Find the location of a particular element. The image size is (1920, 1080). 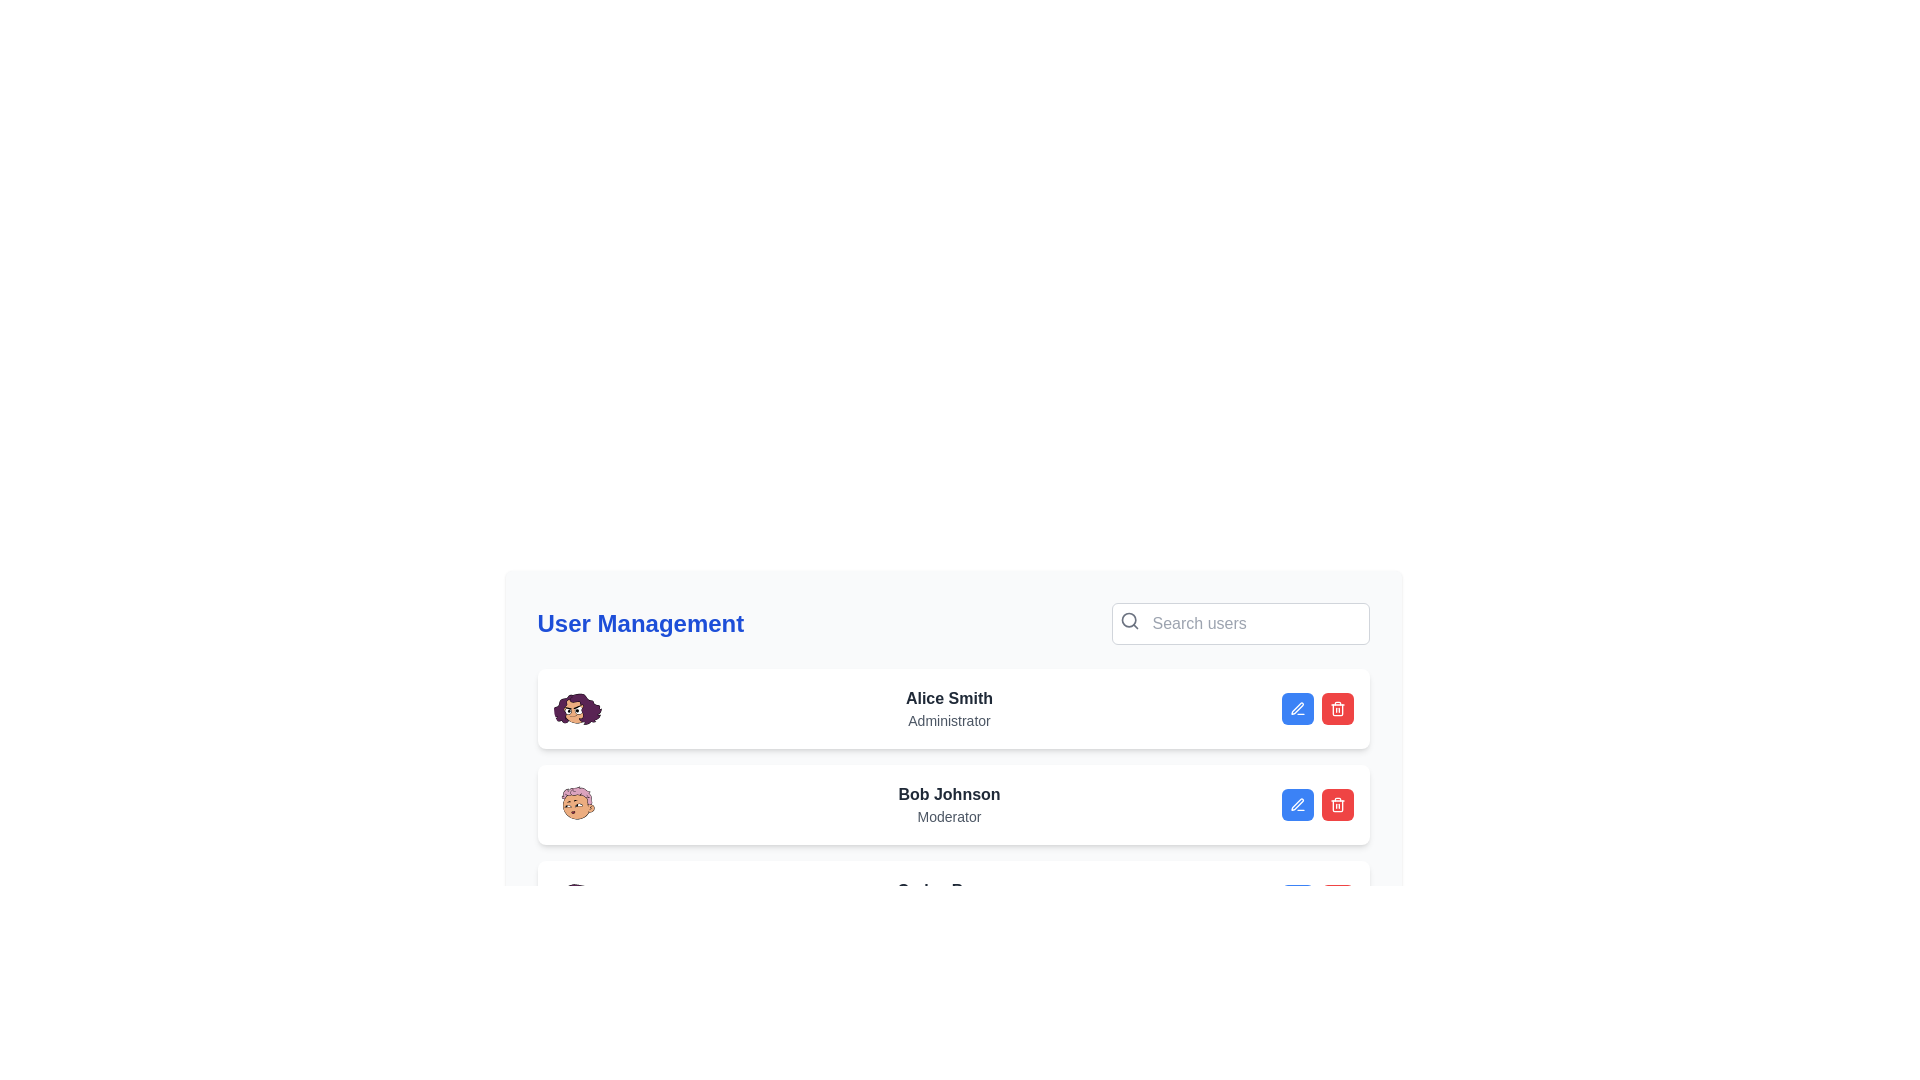

the static text label displaying 'Alice Smith', which is styled in bold dark gray and positioned above the text 'Administrator' in the User Management section is located at coordinates (948, 697).